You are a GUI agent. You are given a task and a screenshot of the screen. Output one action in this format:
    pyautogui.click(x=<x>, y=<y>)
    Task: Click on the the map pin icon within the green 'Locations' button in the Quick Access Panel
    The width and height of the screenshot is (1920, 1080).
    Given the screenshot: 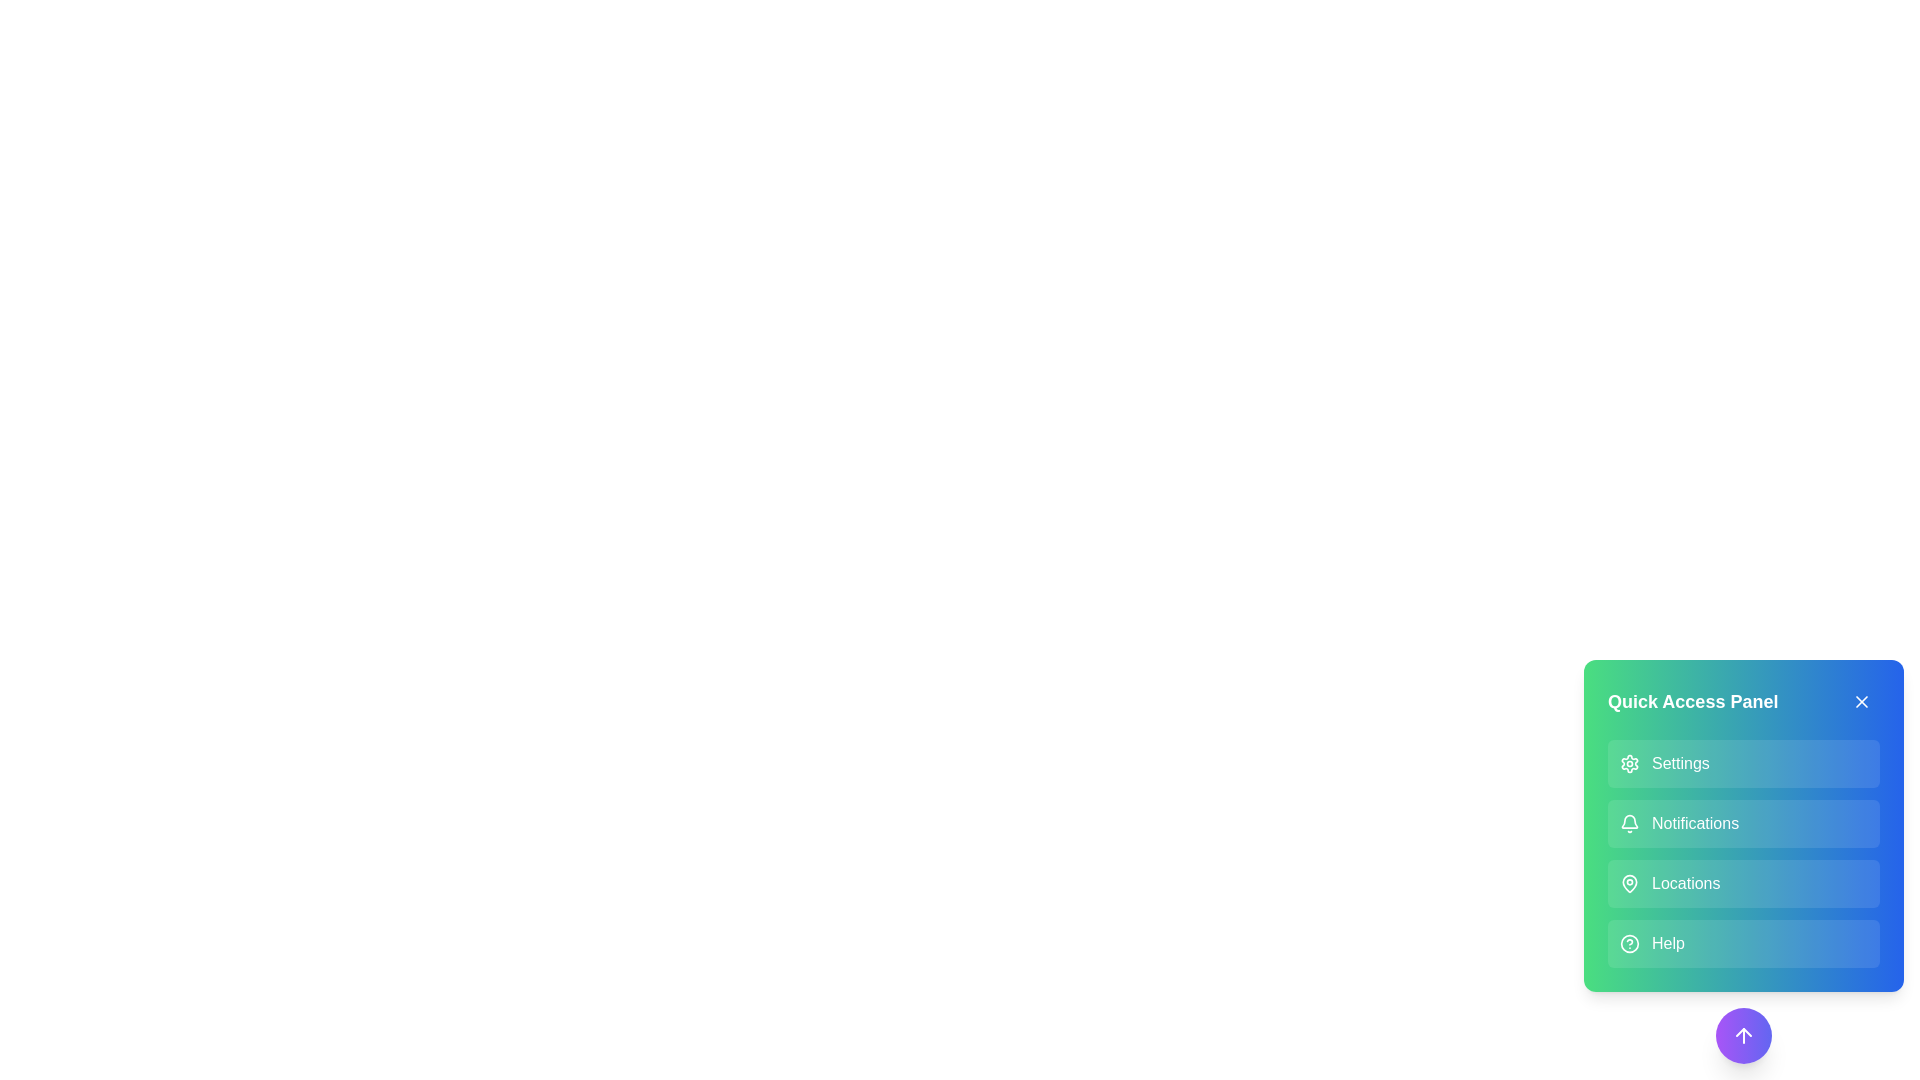 What is the action you would take?
    pyautogui.click(x=1630, y=882)
    